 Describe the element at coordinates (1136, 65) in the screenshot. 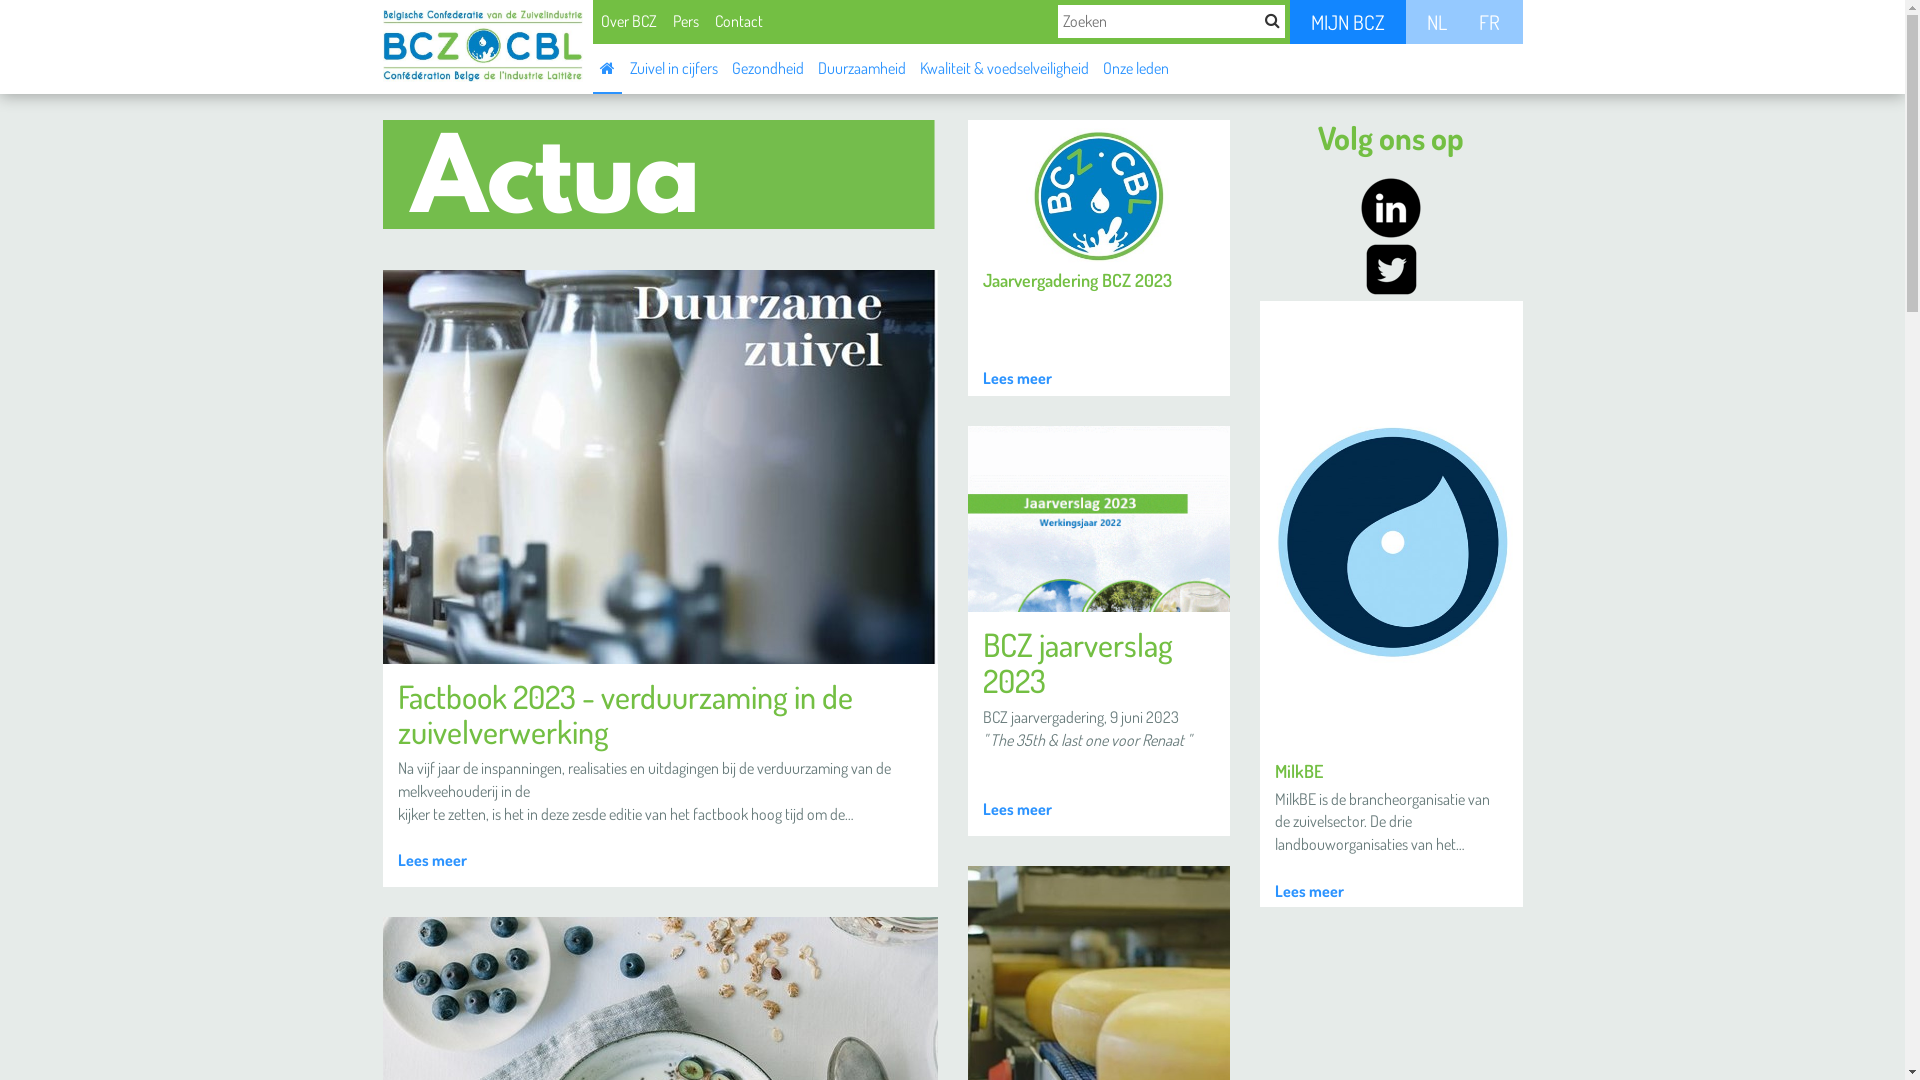

I see `'Onze leden'` at that location.